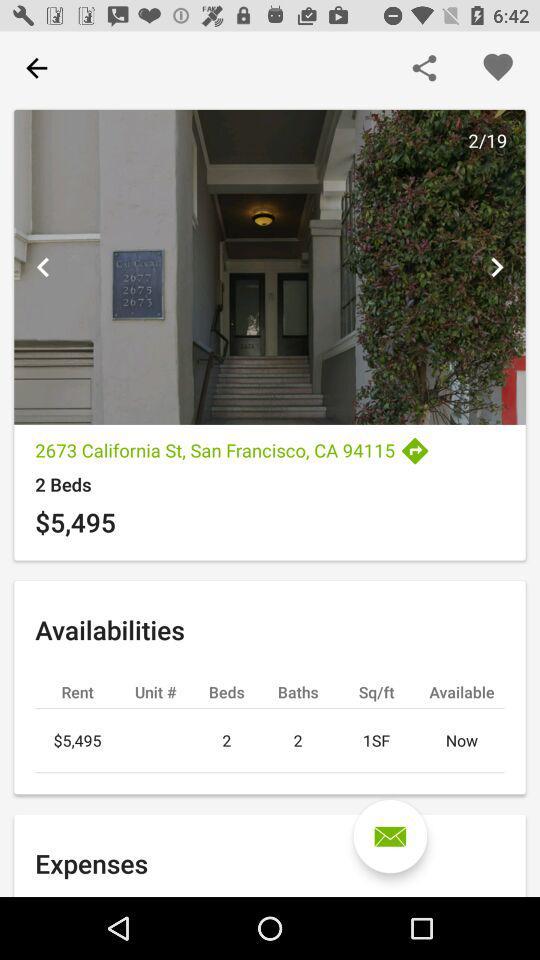 The height and width of the screenshot is (960, 540). Describe the element at coordinates (495, 266) in the screenshot. I see `see next image right` at that location.